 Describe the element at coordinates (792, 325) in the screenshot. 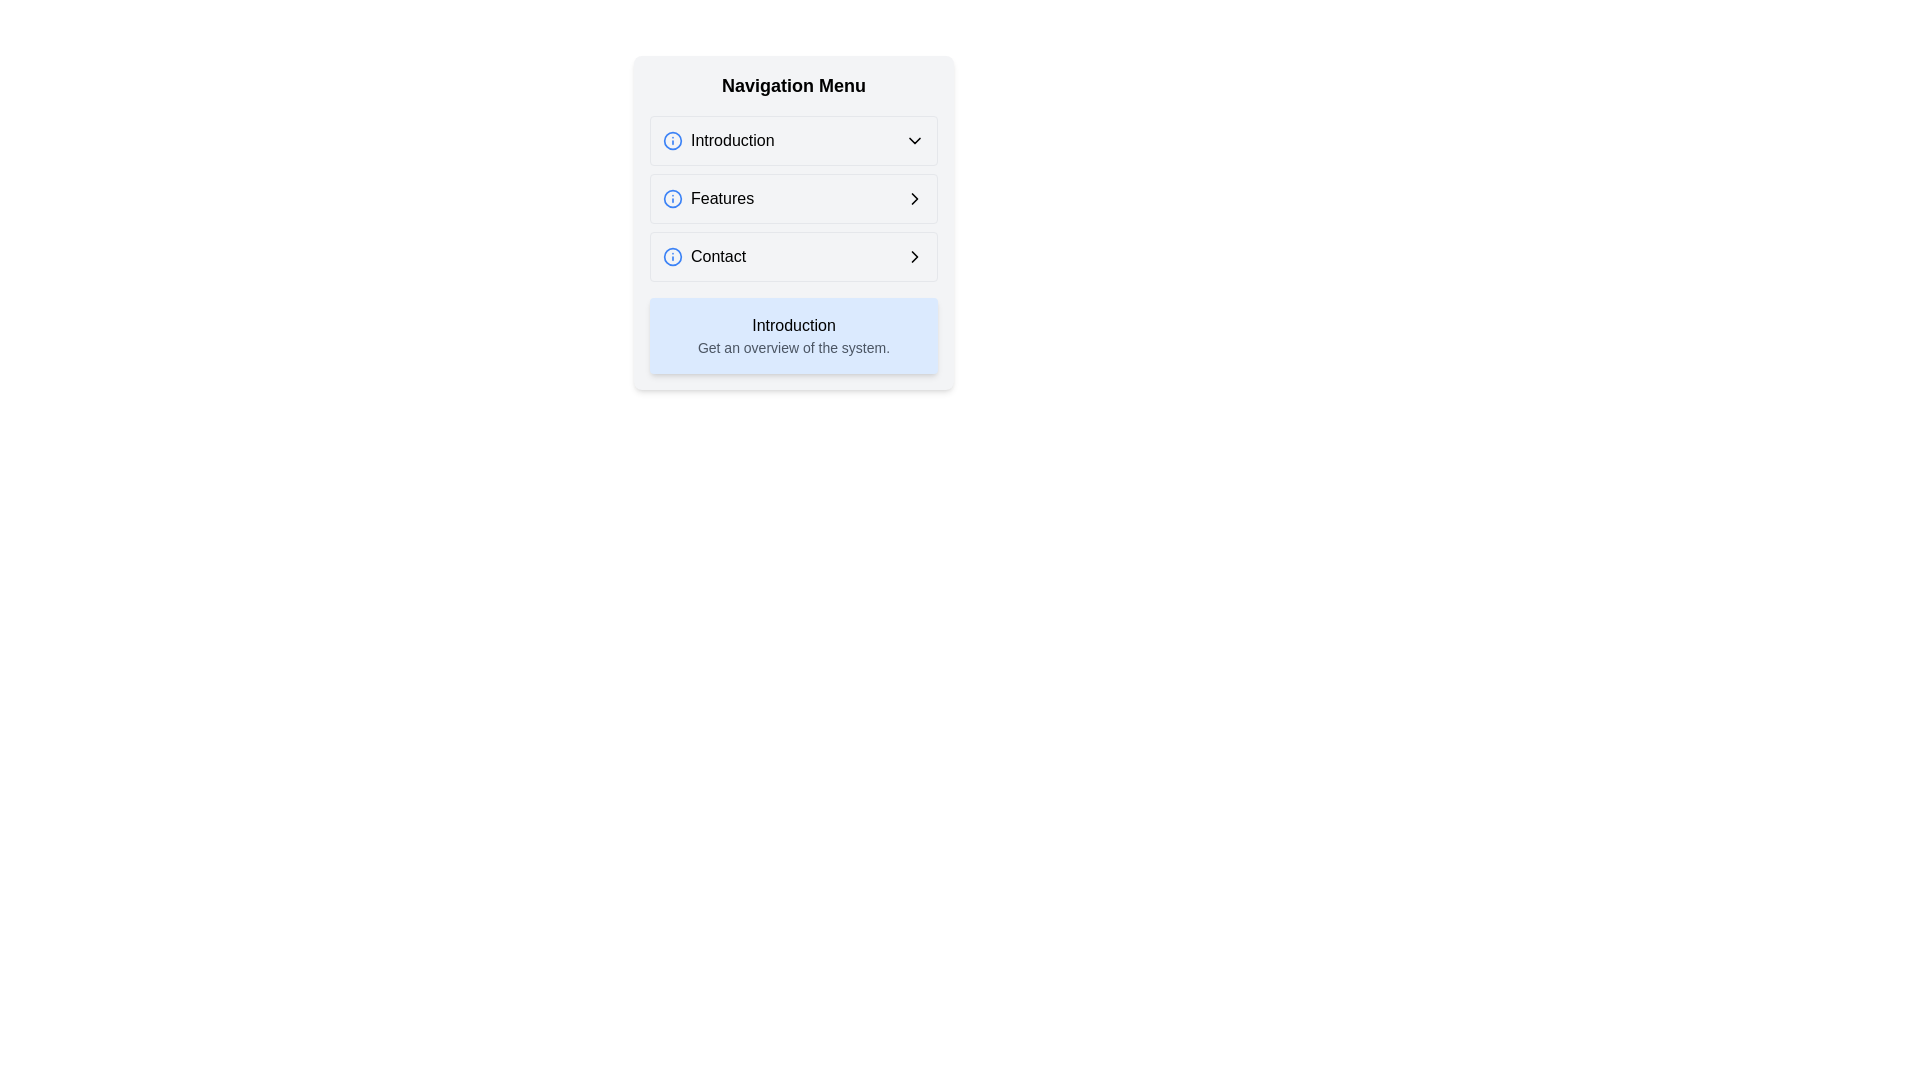

I see `text from the header label indicating the introduction of a topic or system located within the 'Navigation Menu' area, positioned above the section that reads 'Get an overview of the system.'` at that location.